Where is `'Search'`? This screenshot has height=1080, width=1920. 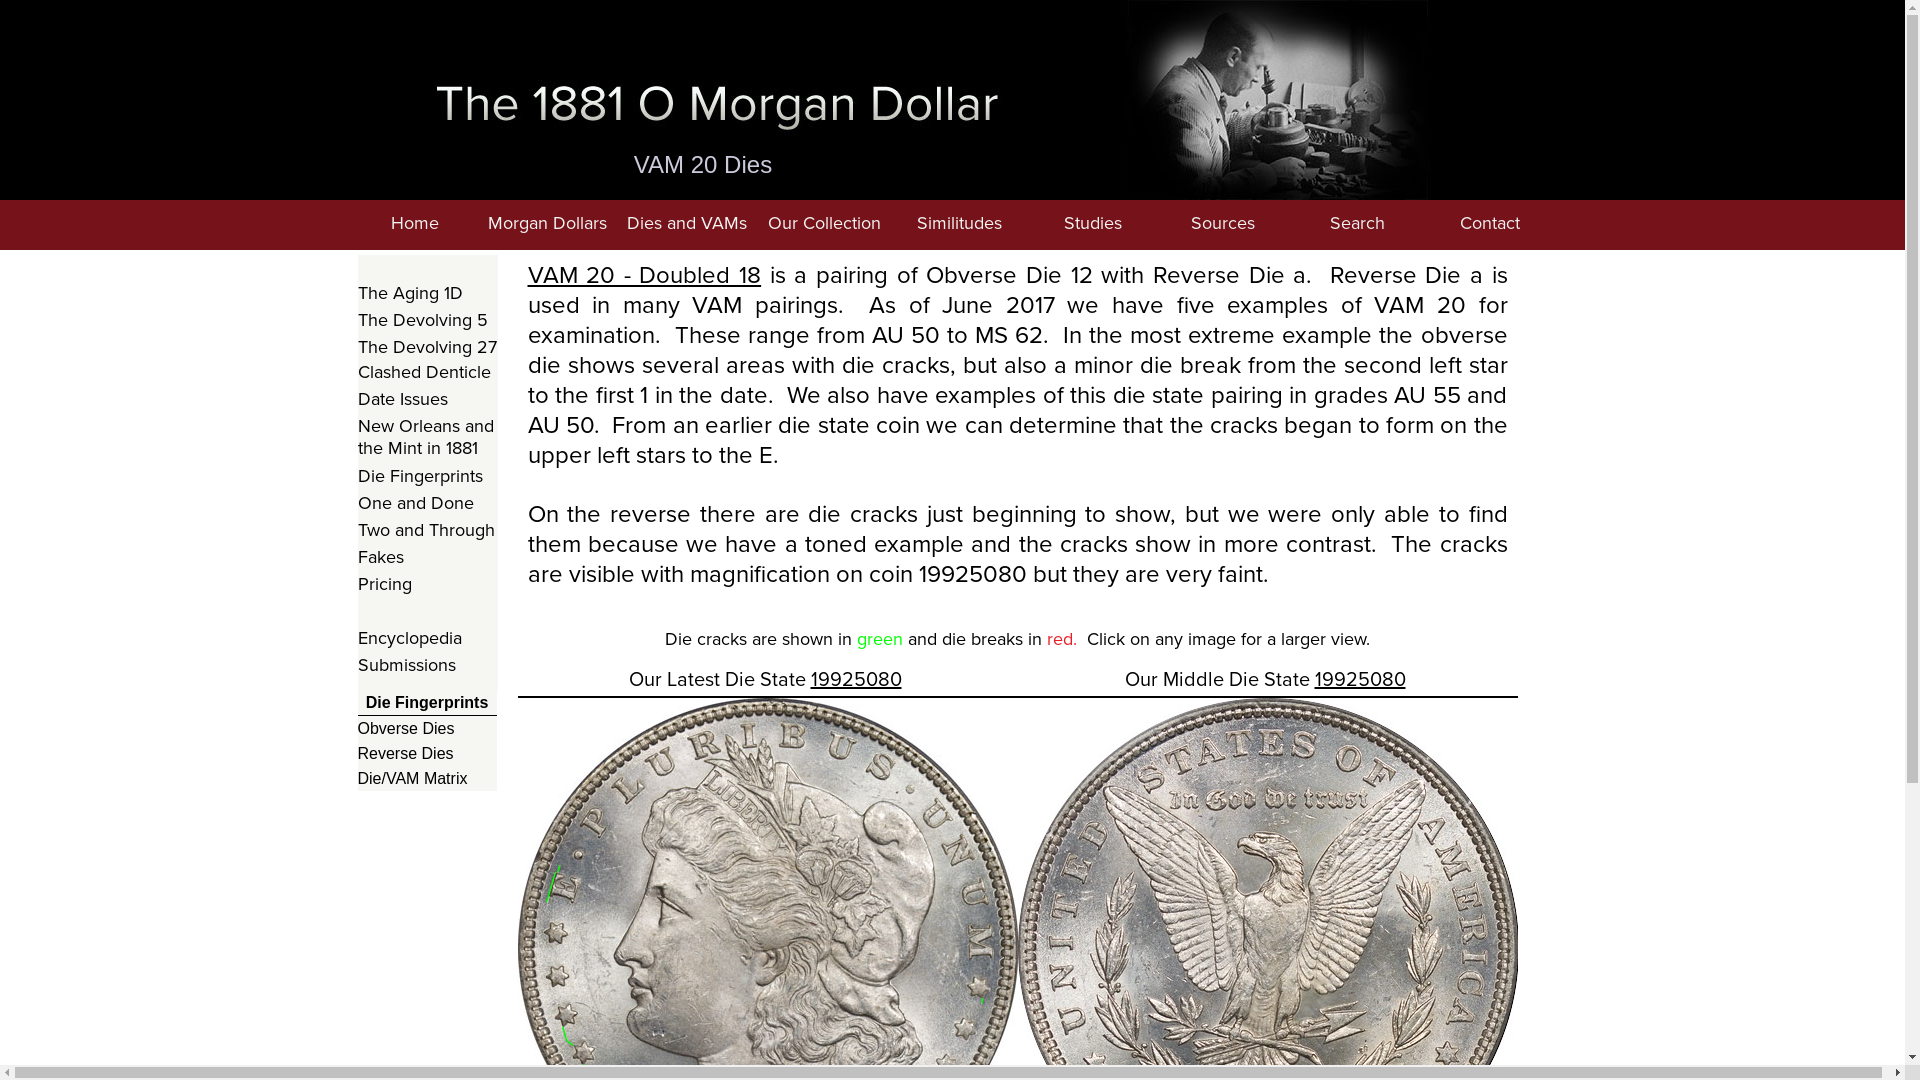
'Search' is located at coordinates (1356, 224).